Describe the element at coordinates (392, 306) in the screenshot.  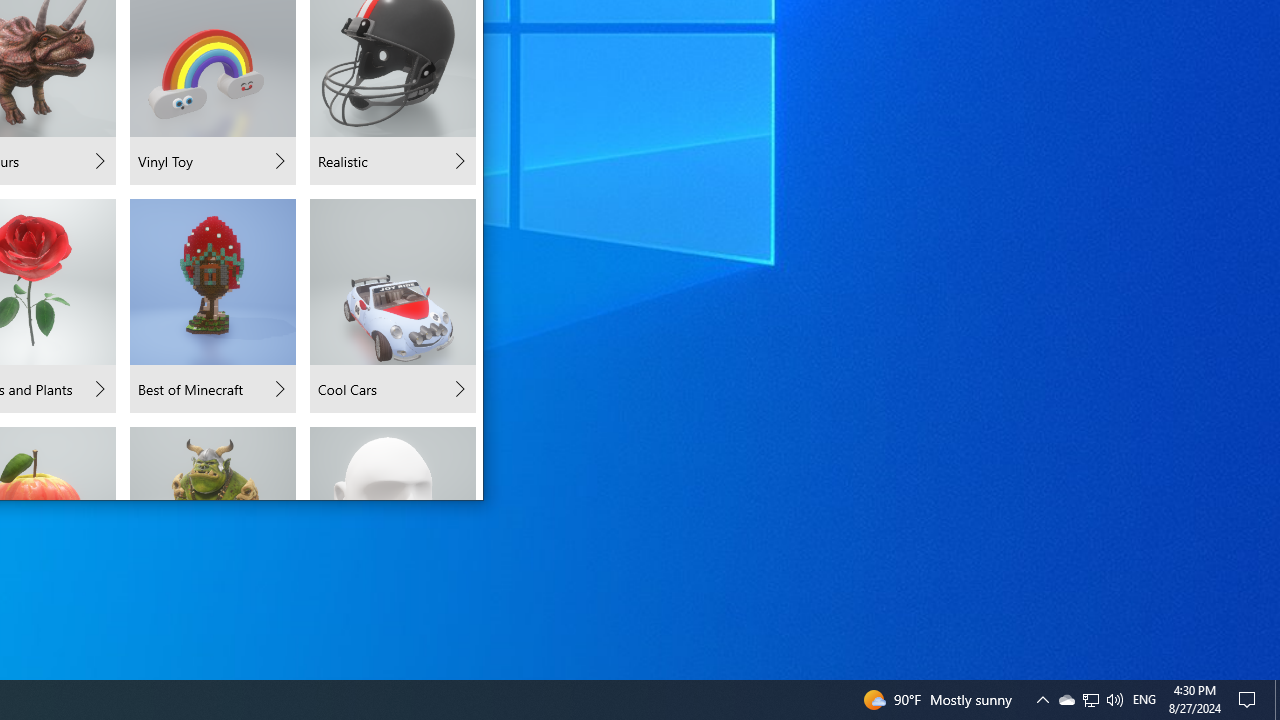
I see `'Cool Cars'` at that location.